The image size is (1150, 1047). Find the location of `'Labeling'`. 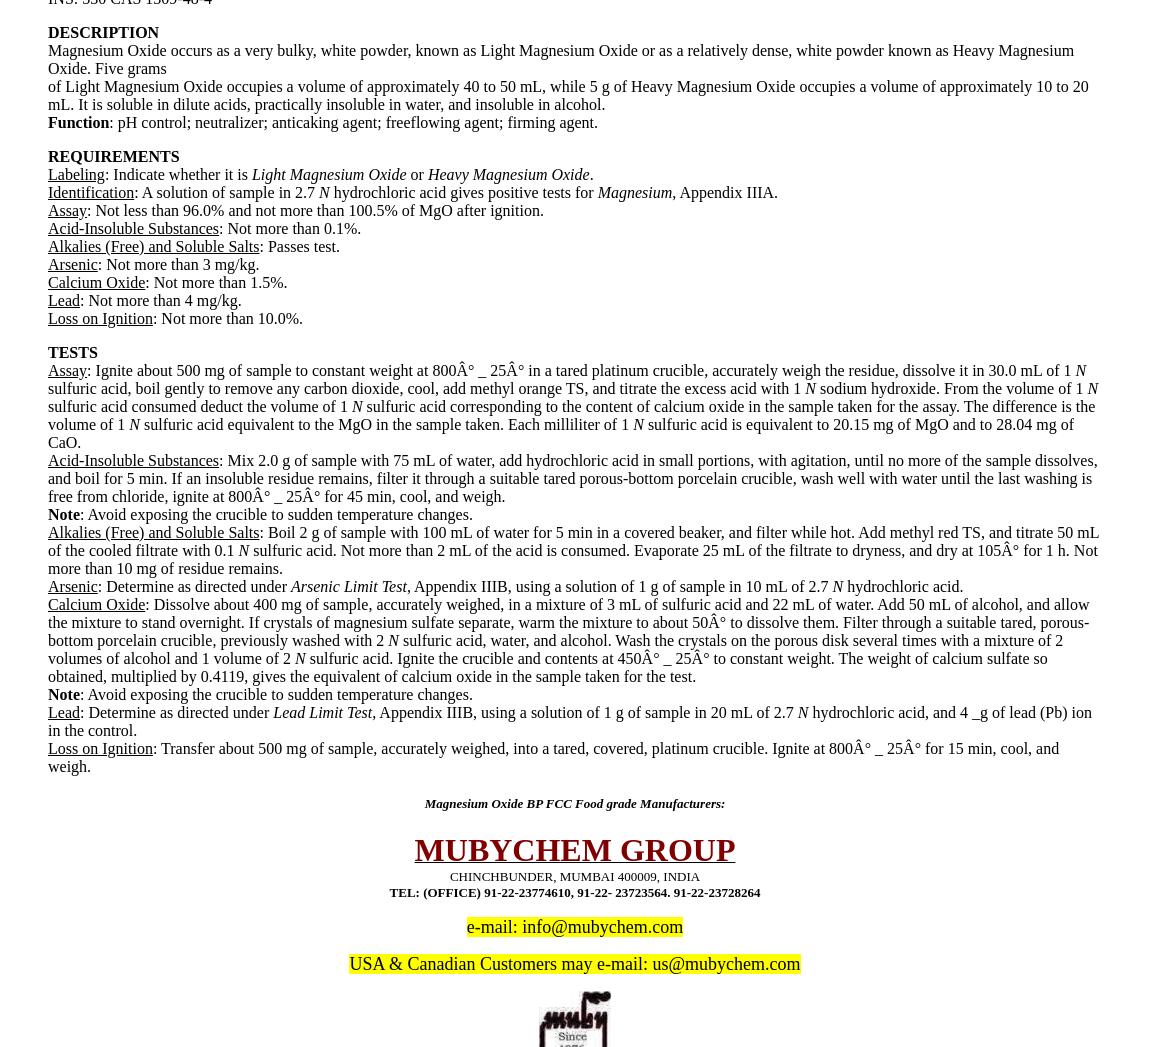

'Labeling' is located at coordinates (75, 173).